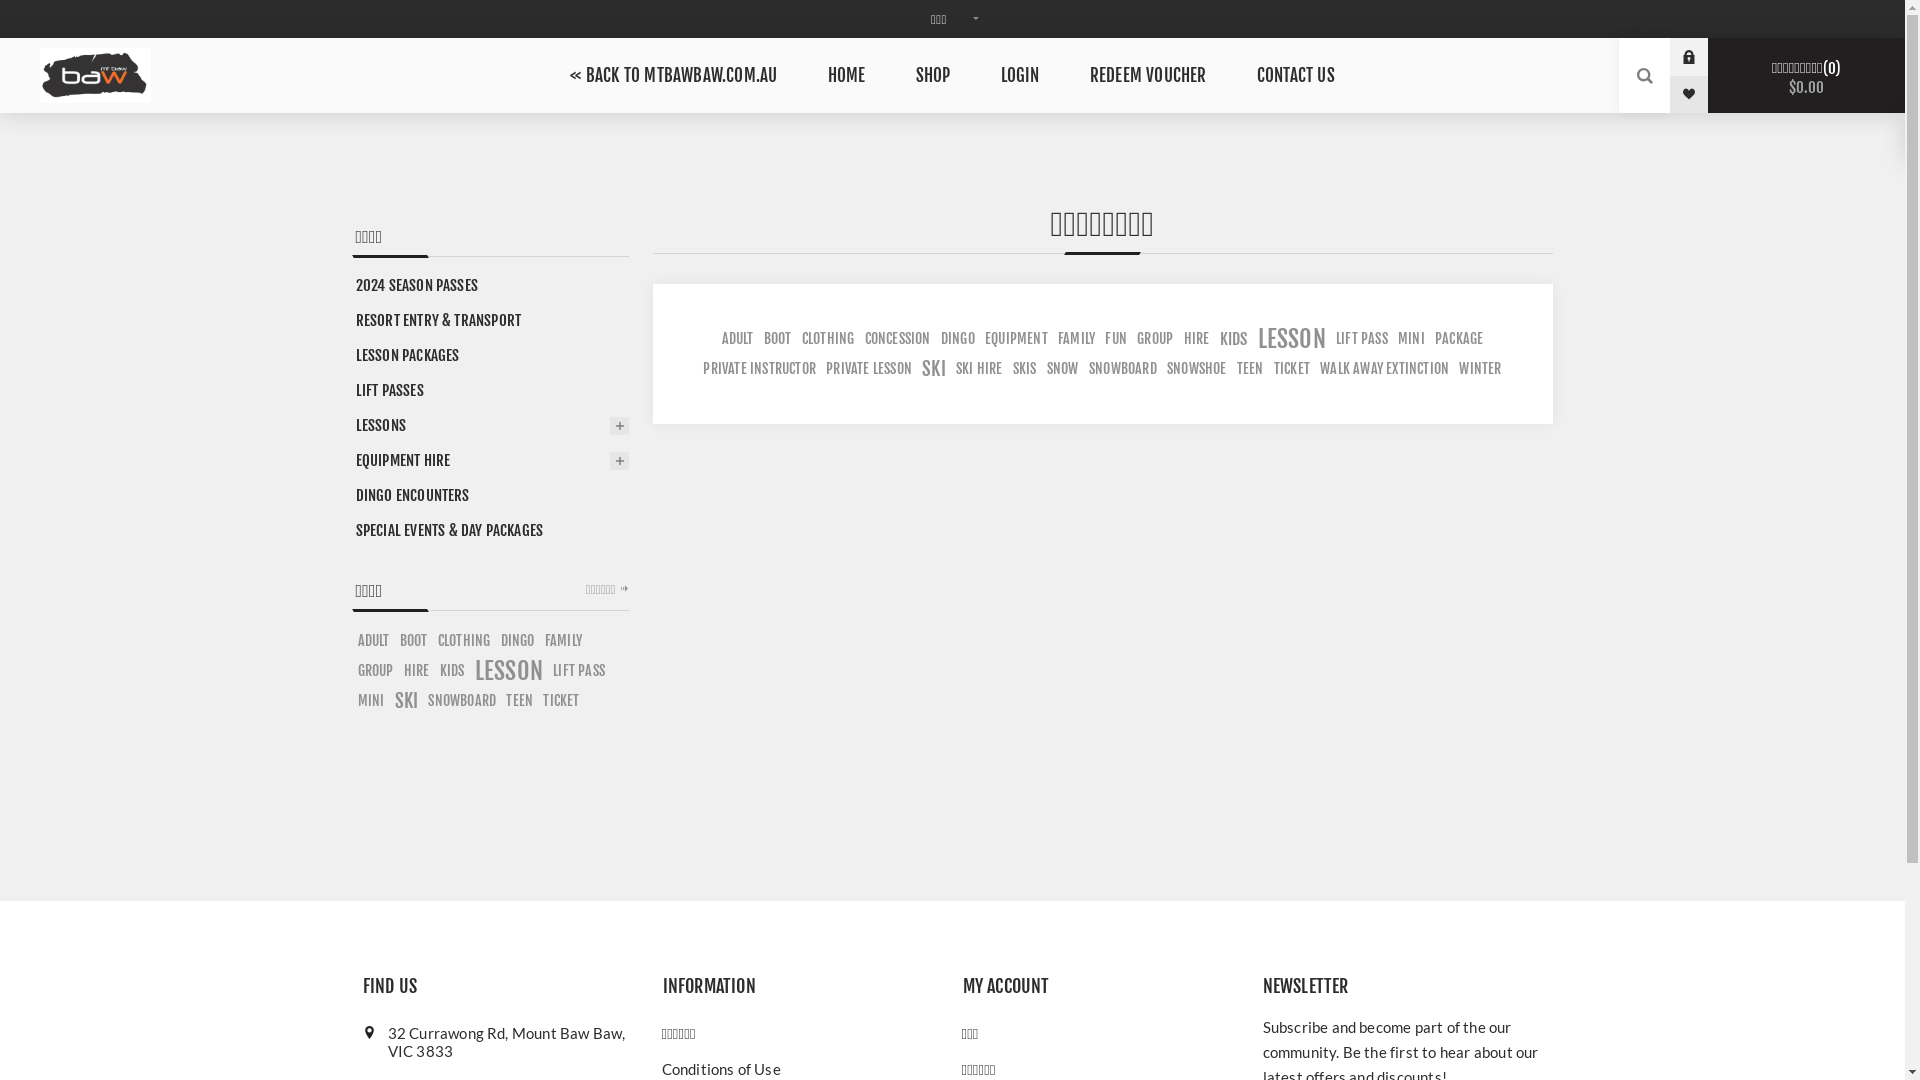 This screenshot has height=1080, width=1920. What do you see at coordinates (1196, 369) in the screenshot?
I see `'SNOWSHOE'` at bounding box center [1196, 369].